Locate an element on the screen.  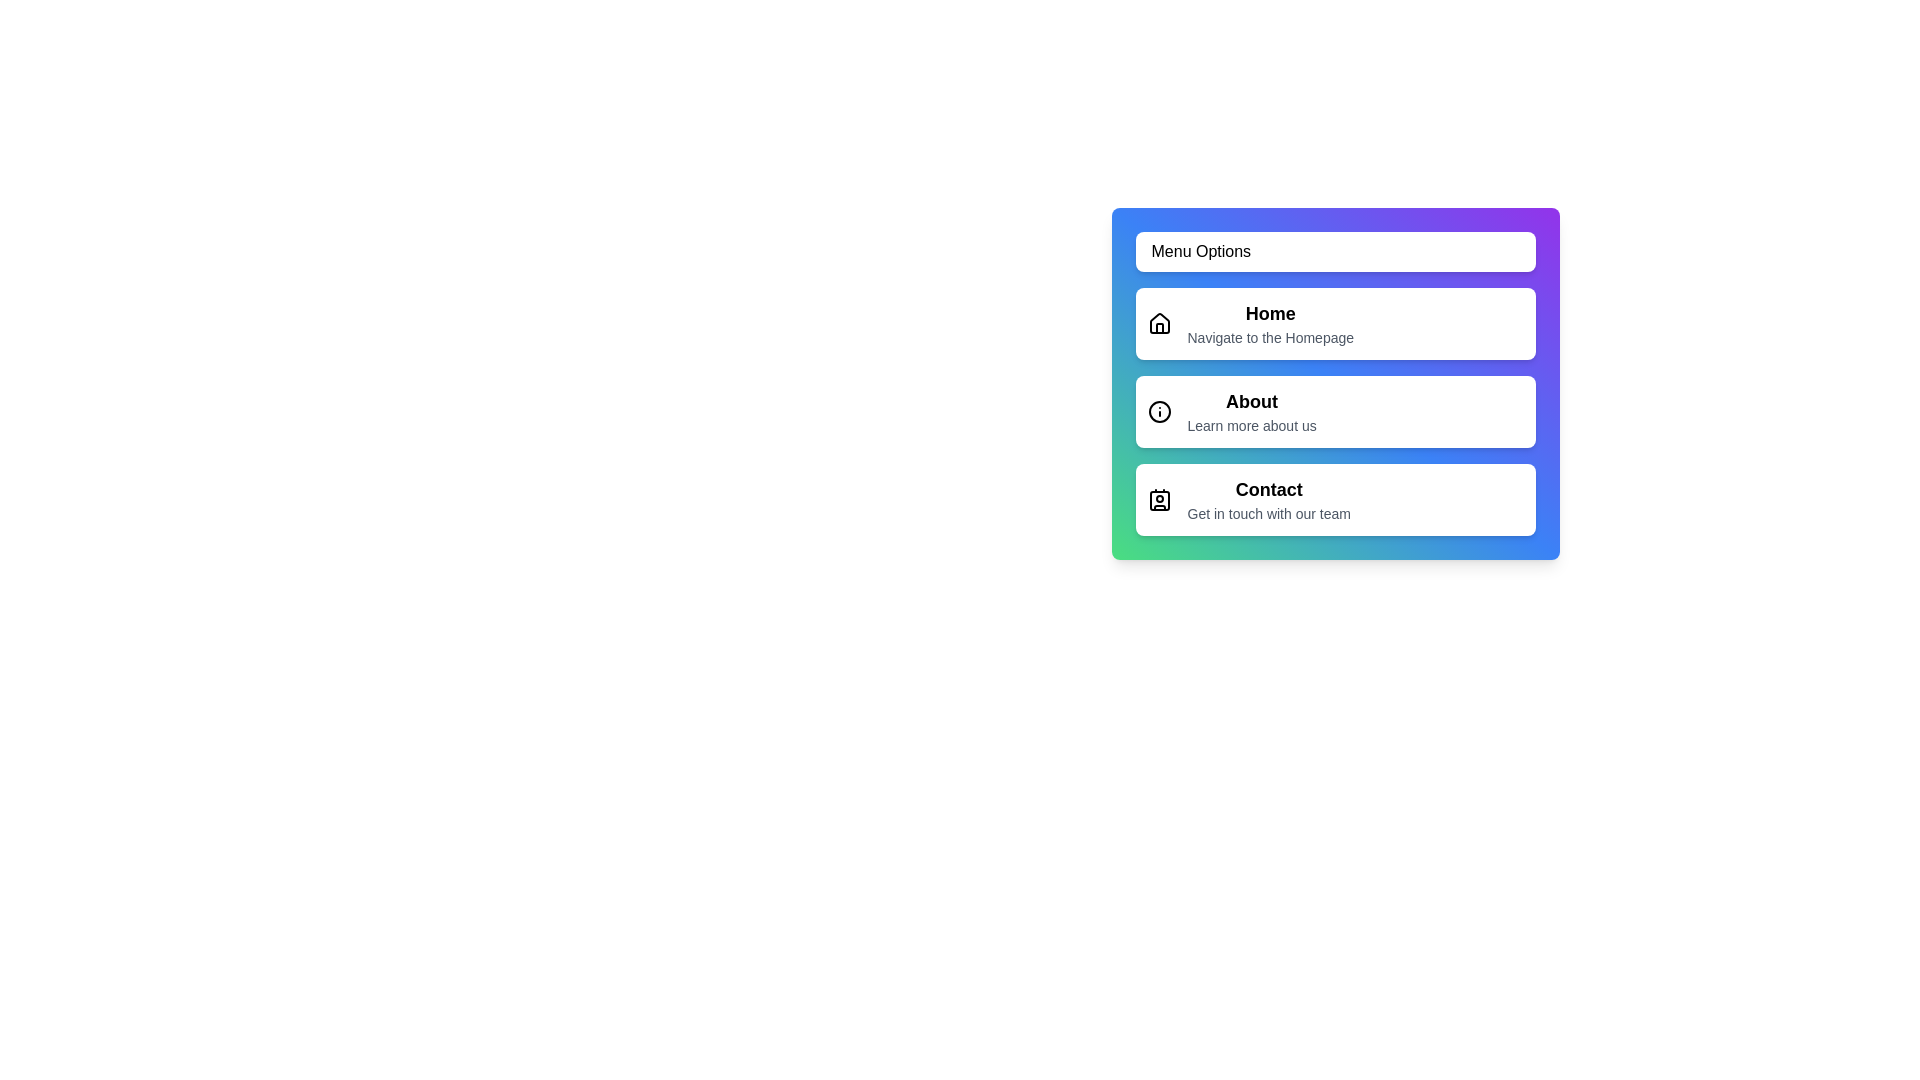
the menu item About from the menu is located at coordinates (1335, 411).